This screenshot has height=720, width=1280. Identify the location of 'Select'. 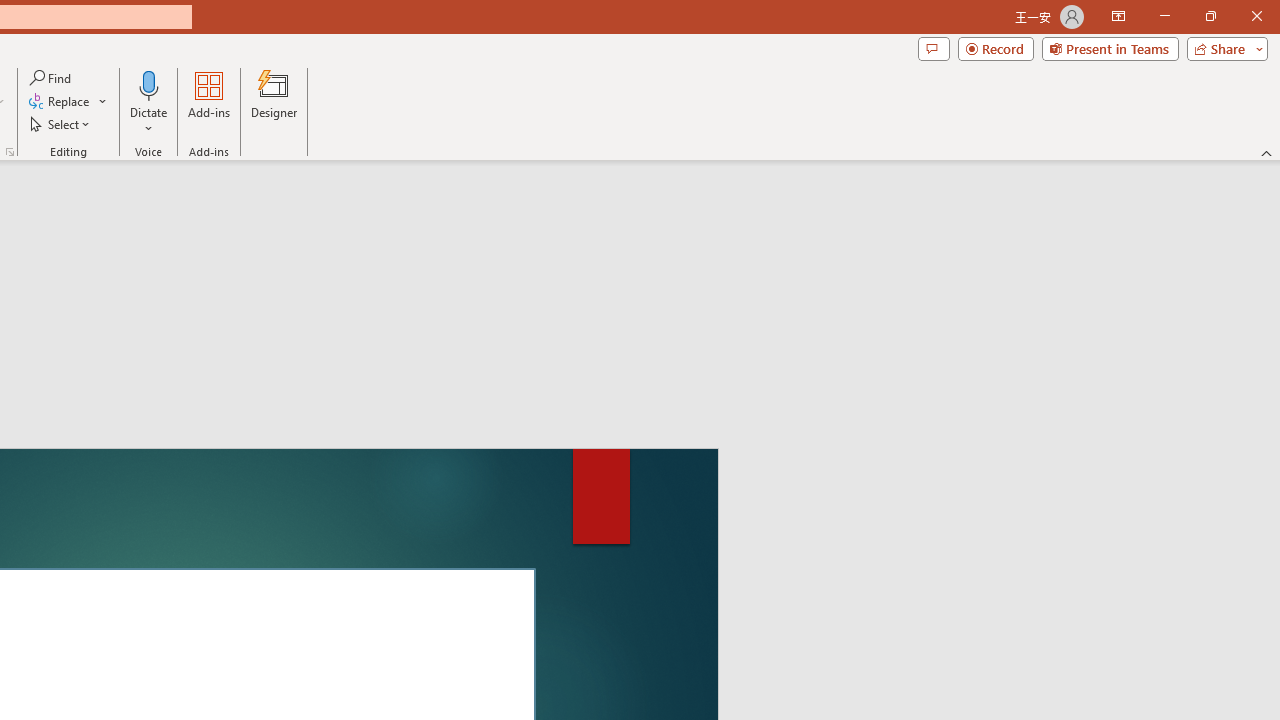
(61, 124).